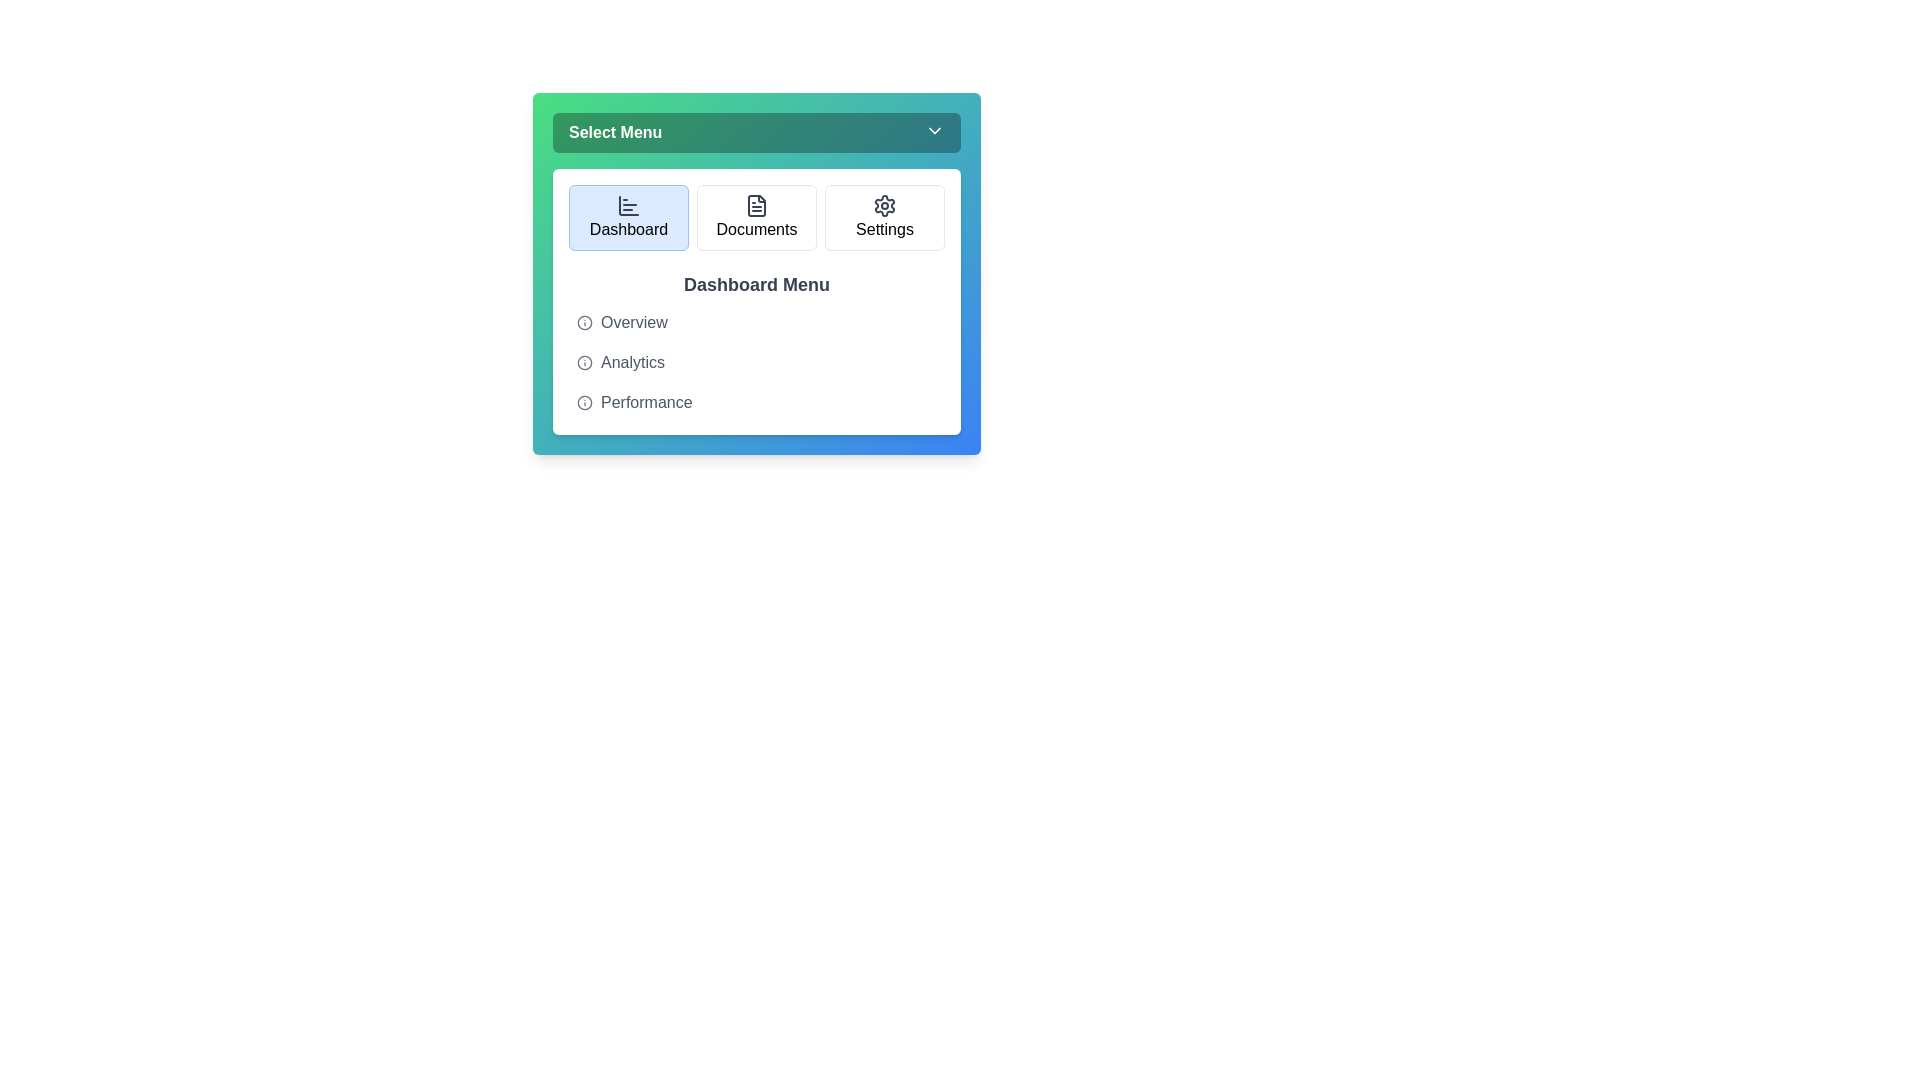 This screenshot has width=1920, height=1080. Describe the element at coordinates (756, 322) in the screenshot. I see `the first menu item labeled 'Overview' in the vertical list of menu options` at that location.